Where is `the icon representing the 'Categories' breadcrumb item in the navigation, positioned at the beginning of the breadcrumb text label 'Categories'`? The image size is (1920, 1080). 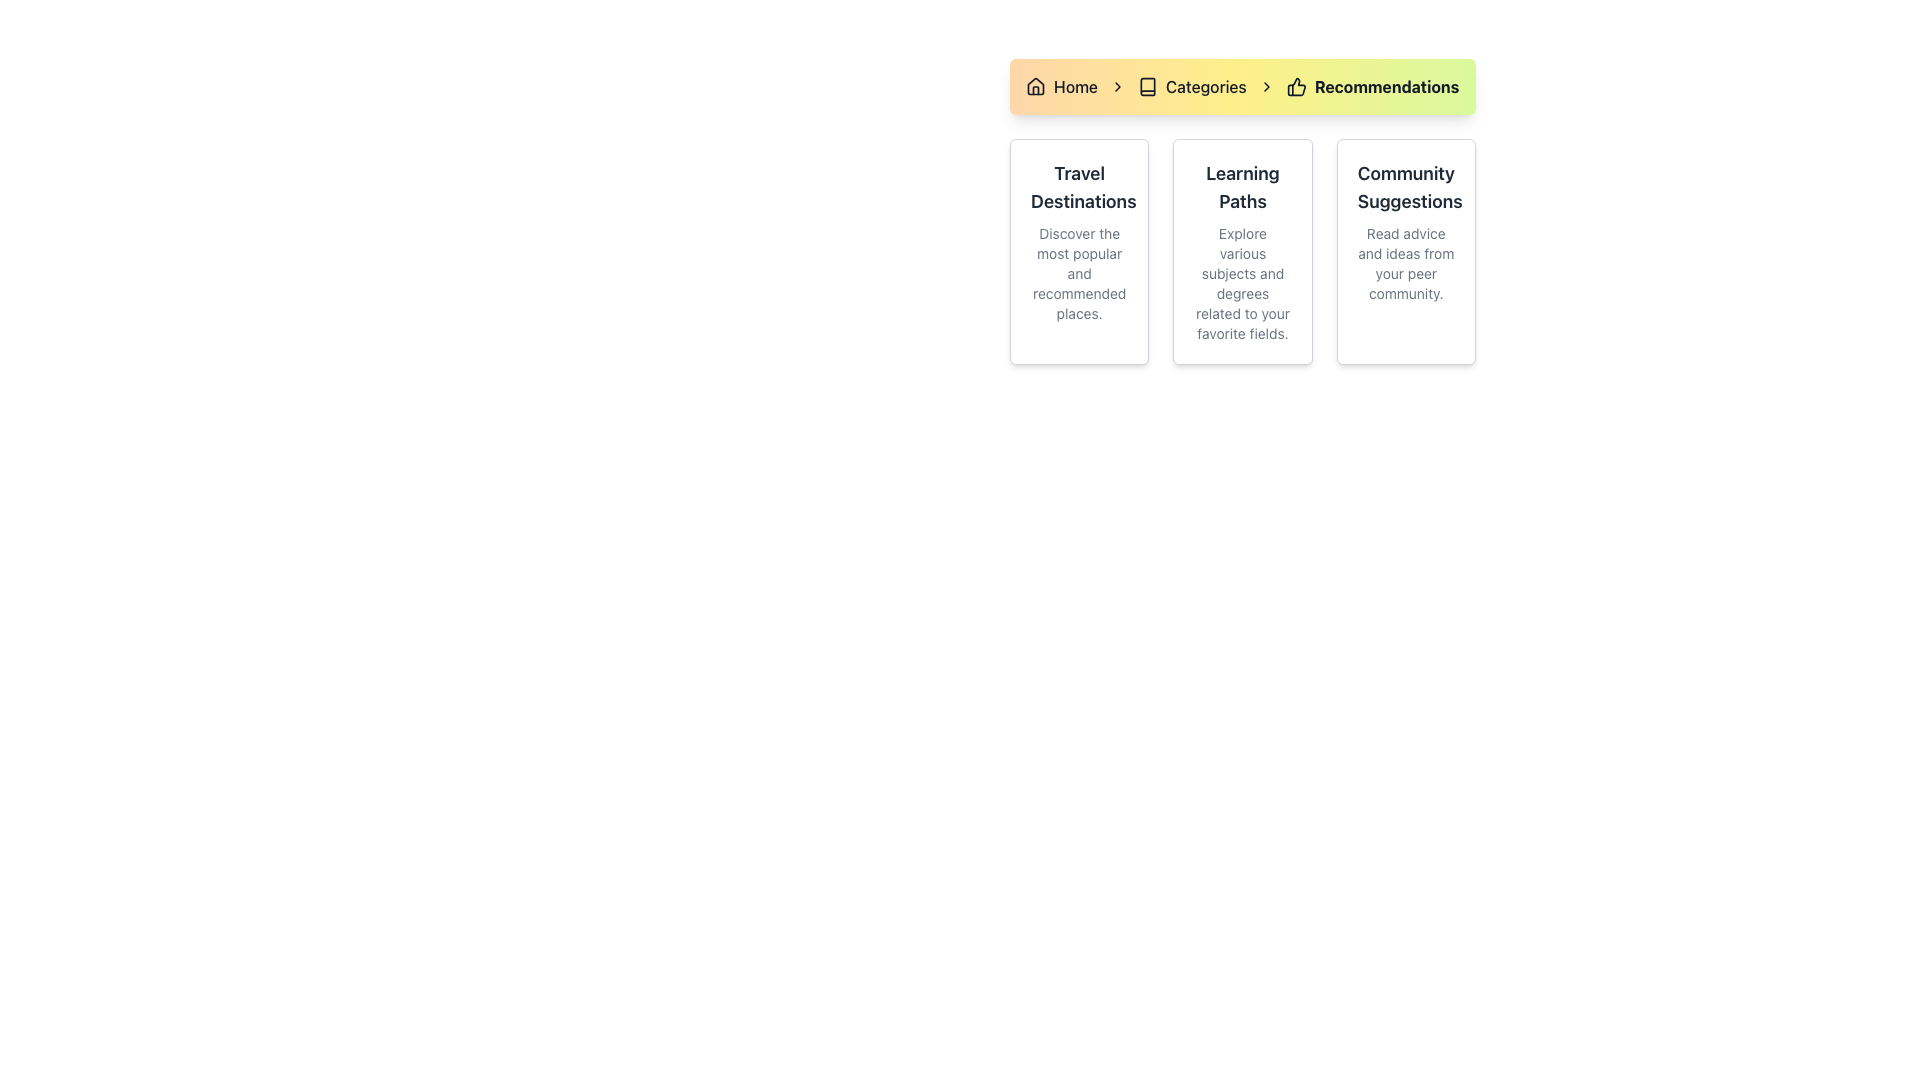
the icon representing the 'Categories' breadcrumb item in the navigation, positioned at the beginning of the breadcrumb text label 'Categories' is located at coordinates (1147, 86).